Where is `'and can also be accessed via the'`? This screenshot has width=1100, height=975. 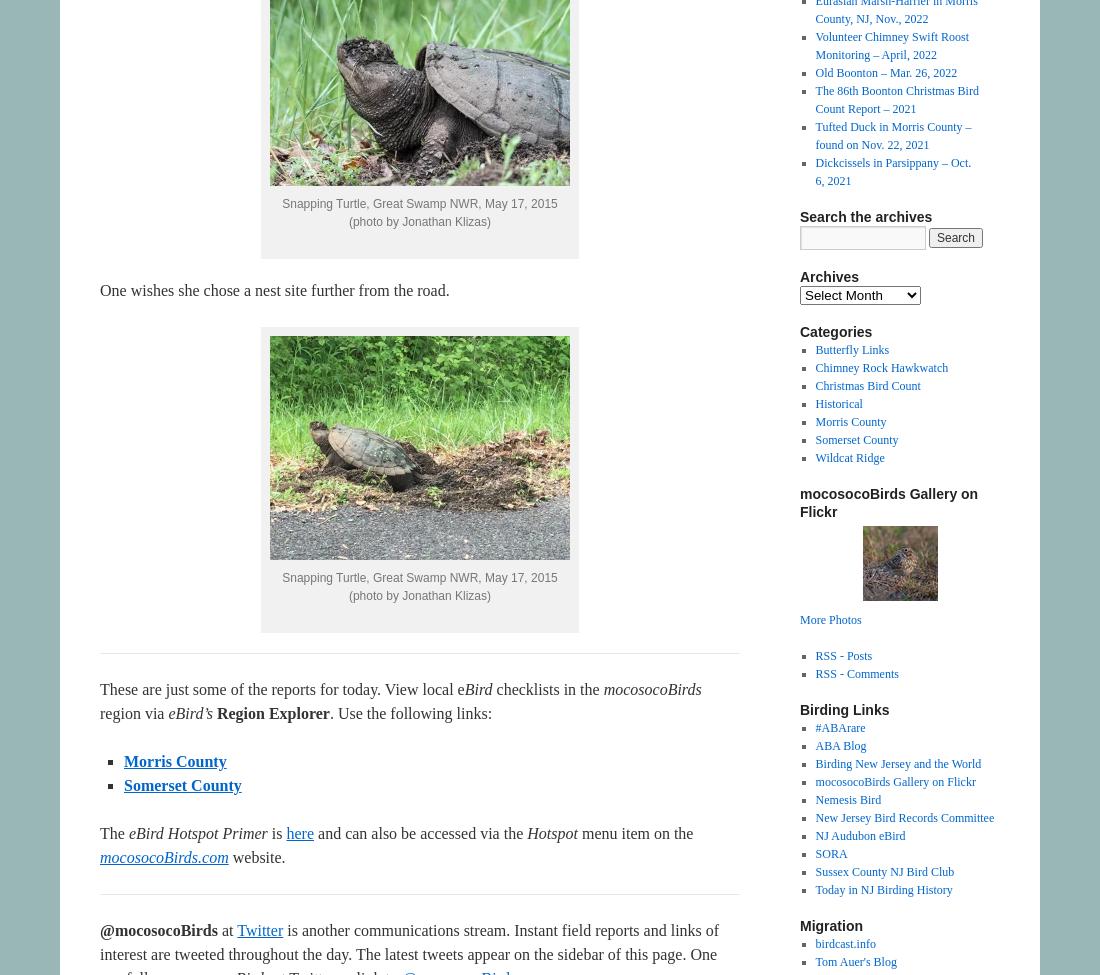 'and can also be accessed via the' is located at coordinates (313, 833).